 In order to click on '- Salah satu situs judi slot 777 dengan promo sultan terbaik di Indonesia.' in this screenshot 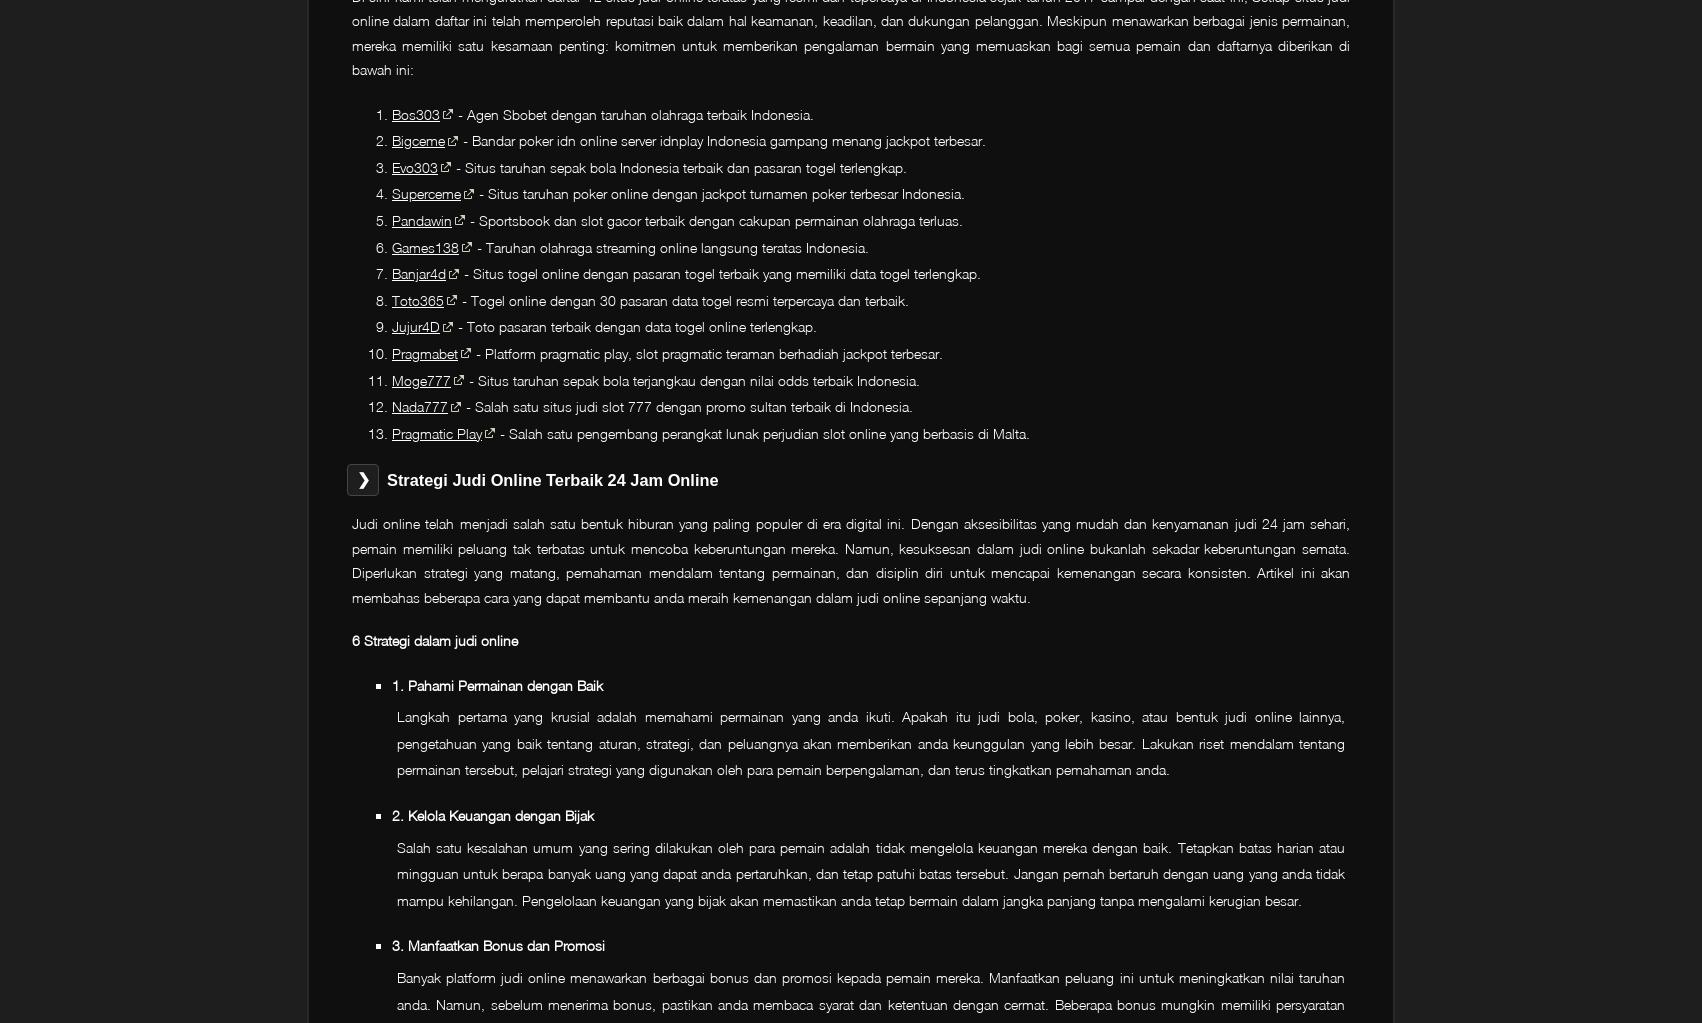, I will do `click(687, 406)`.